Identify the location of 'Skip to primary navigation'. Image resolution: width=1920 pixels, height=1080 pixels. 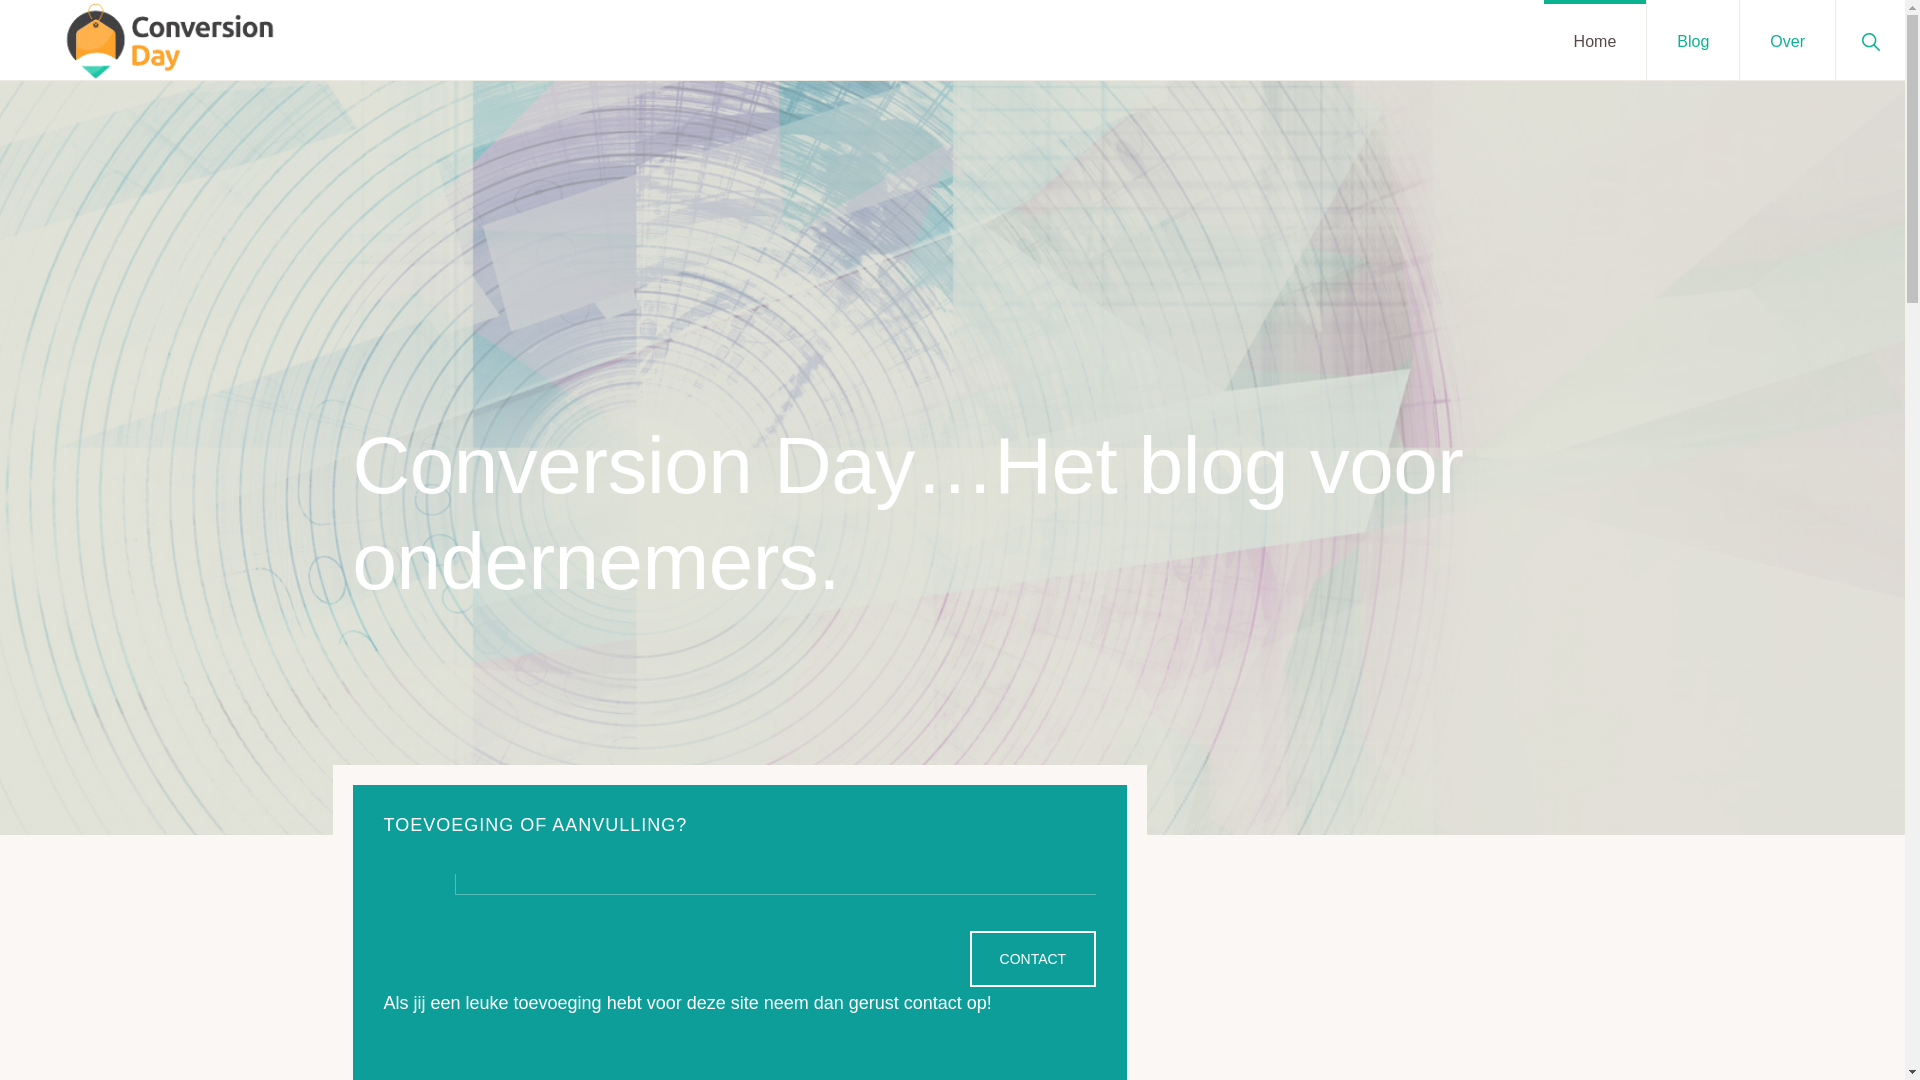
(0, 0).